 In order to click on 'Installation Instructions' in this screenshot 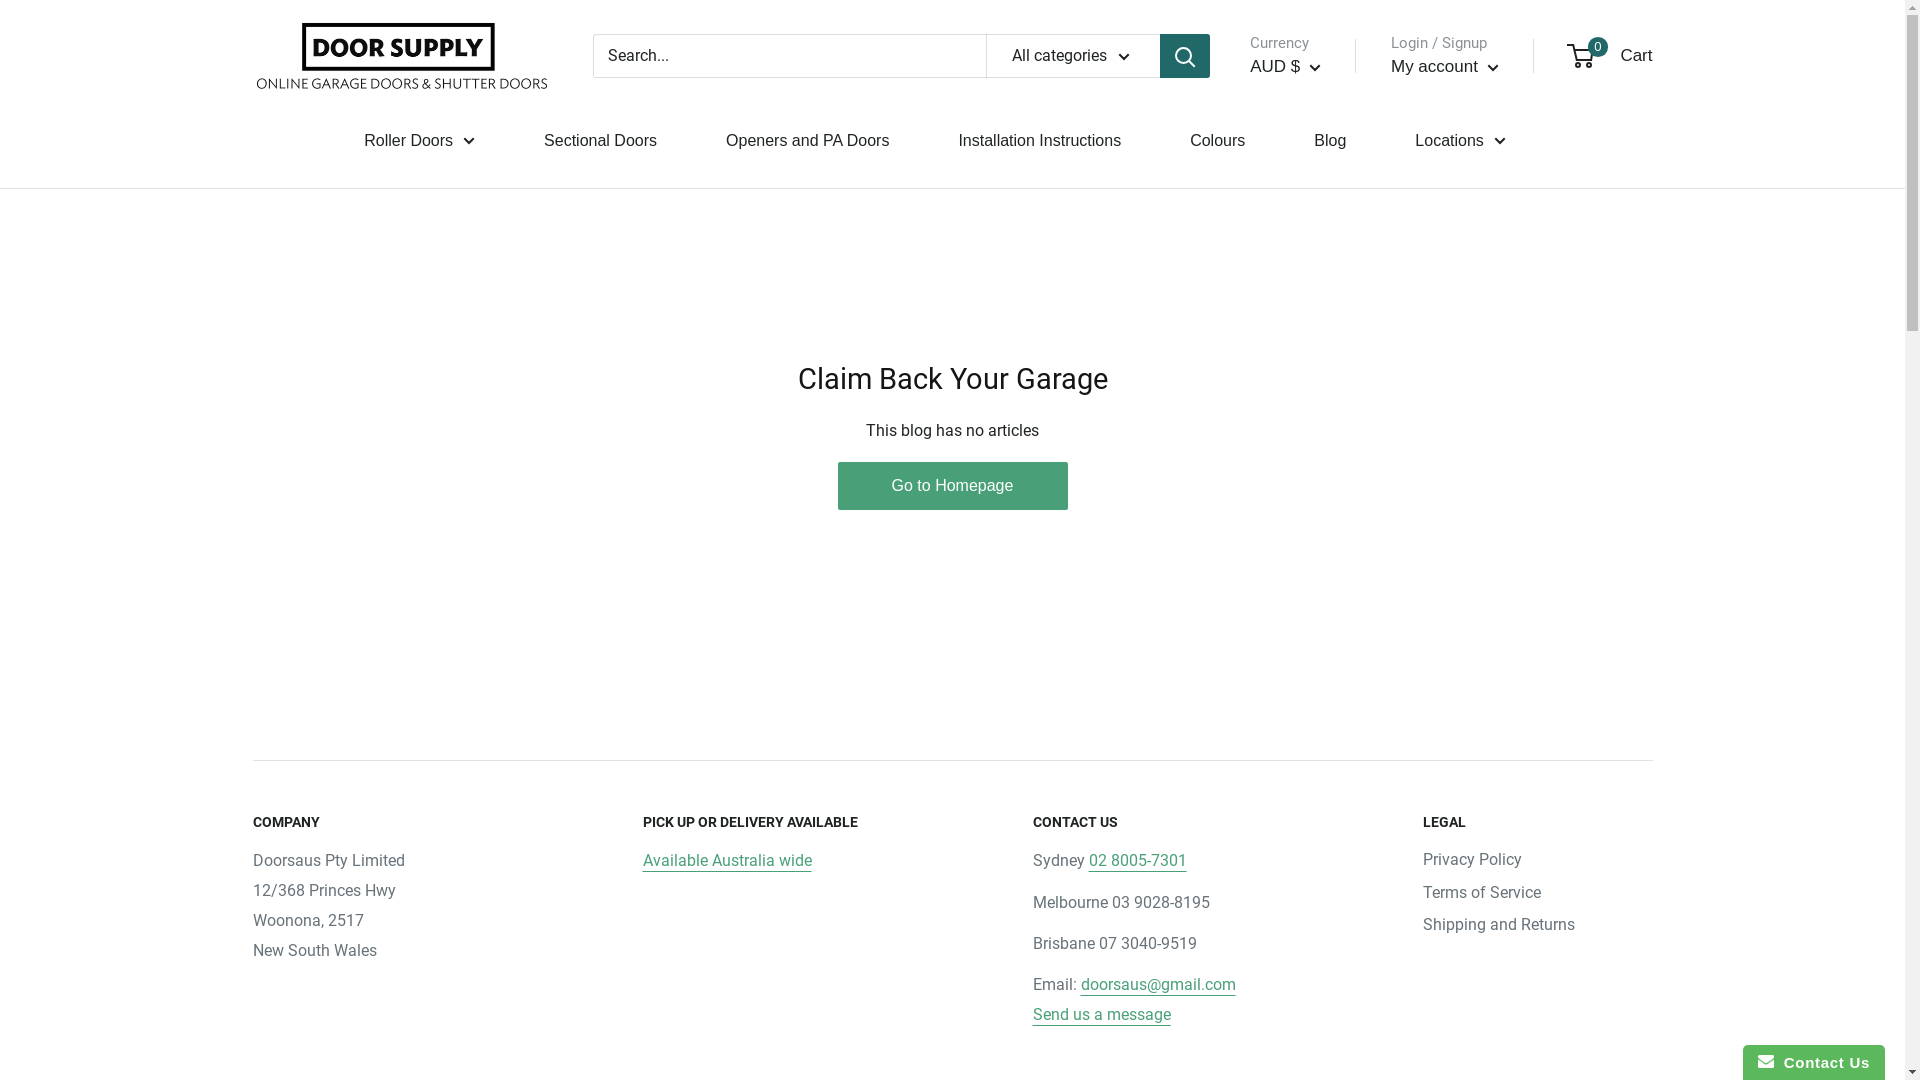, I will do `click(1039, 140)`.